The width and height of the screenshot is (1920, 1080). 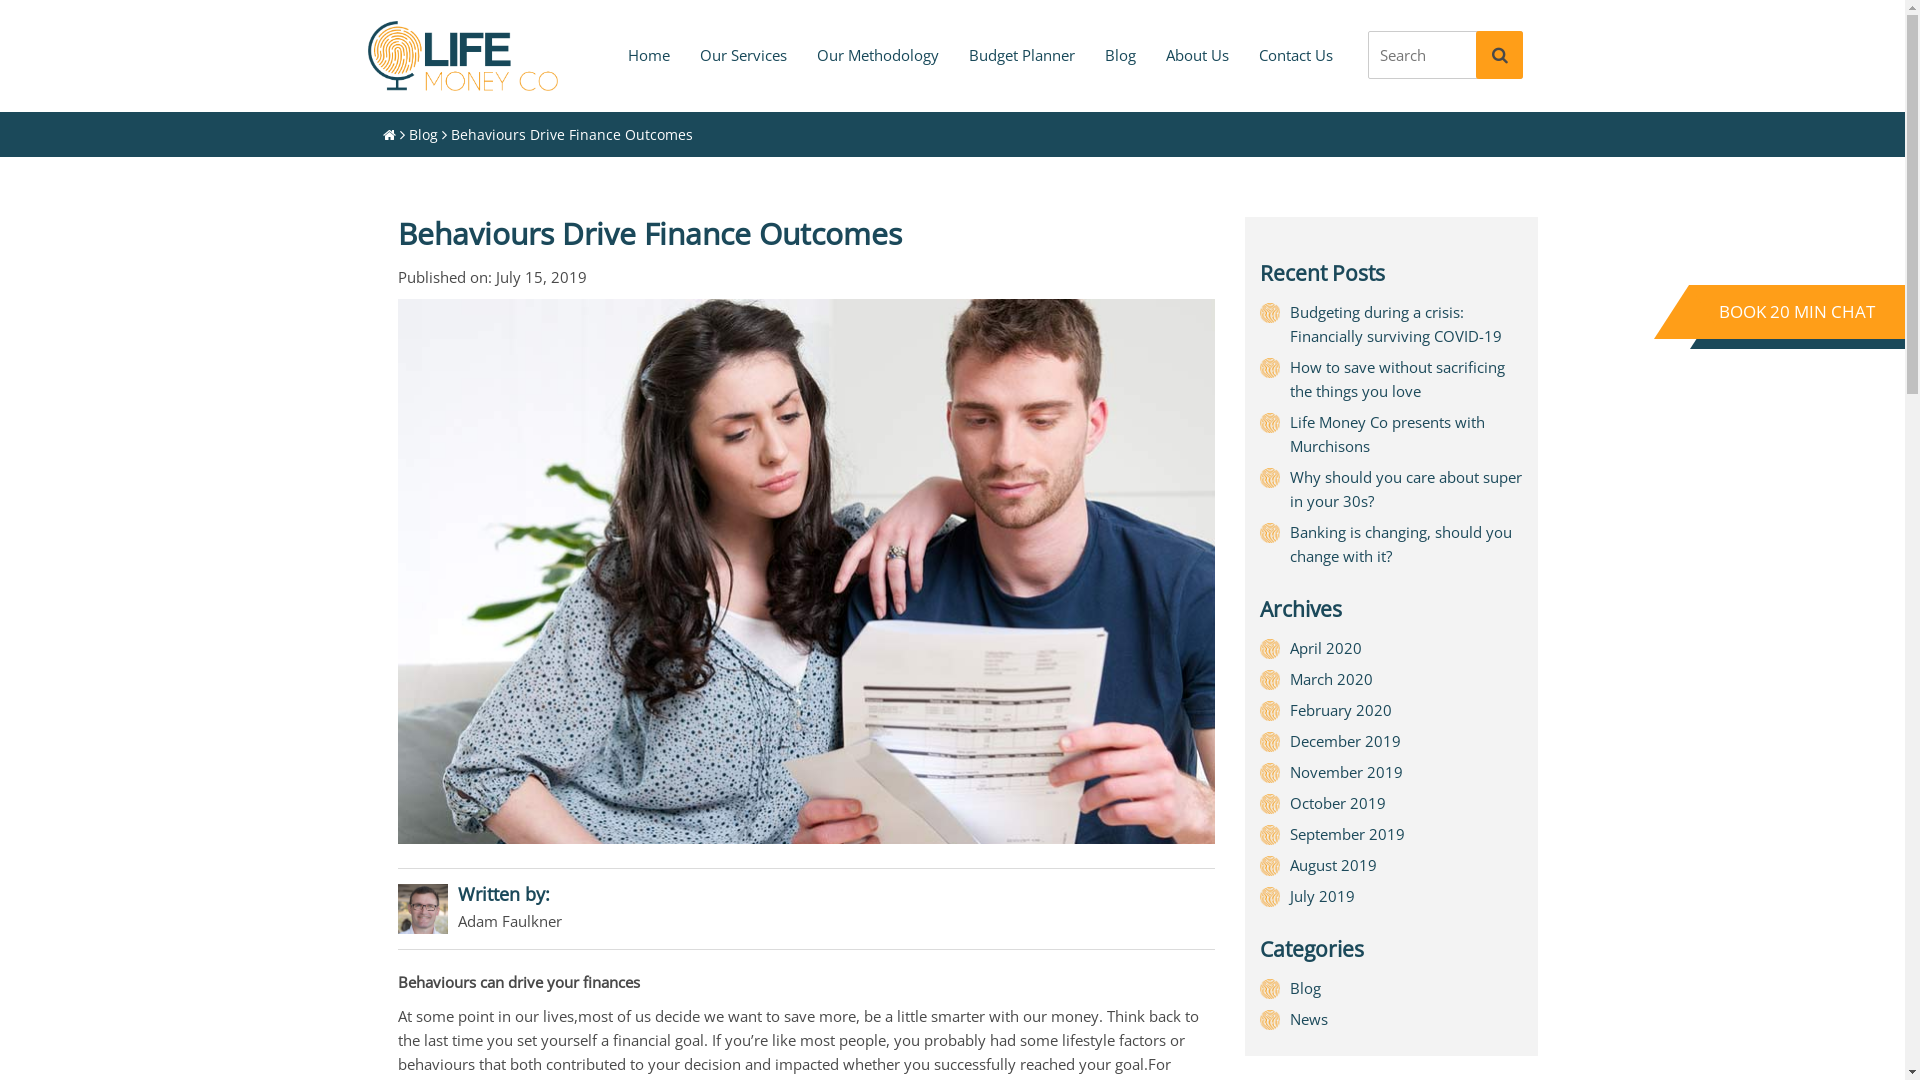 What do you see at coordinates (1340, 708) in the screenshot?
I see `'February 2020'` at bounding box center [1340, 708].